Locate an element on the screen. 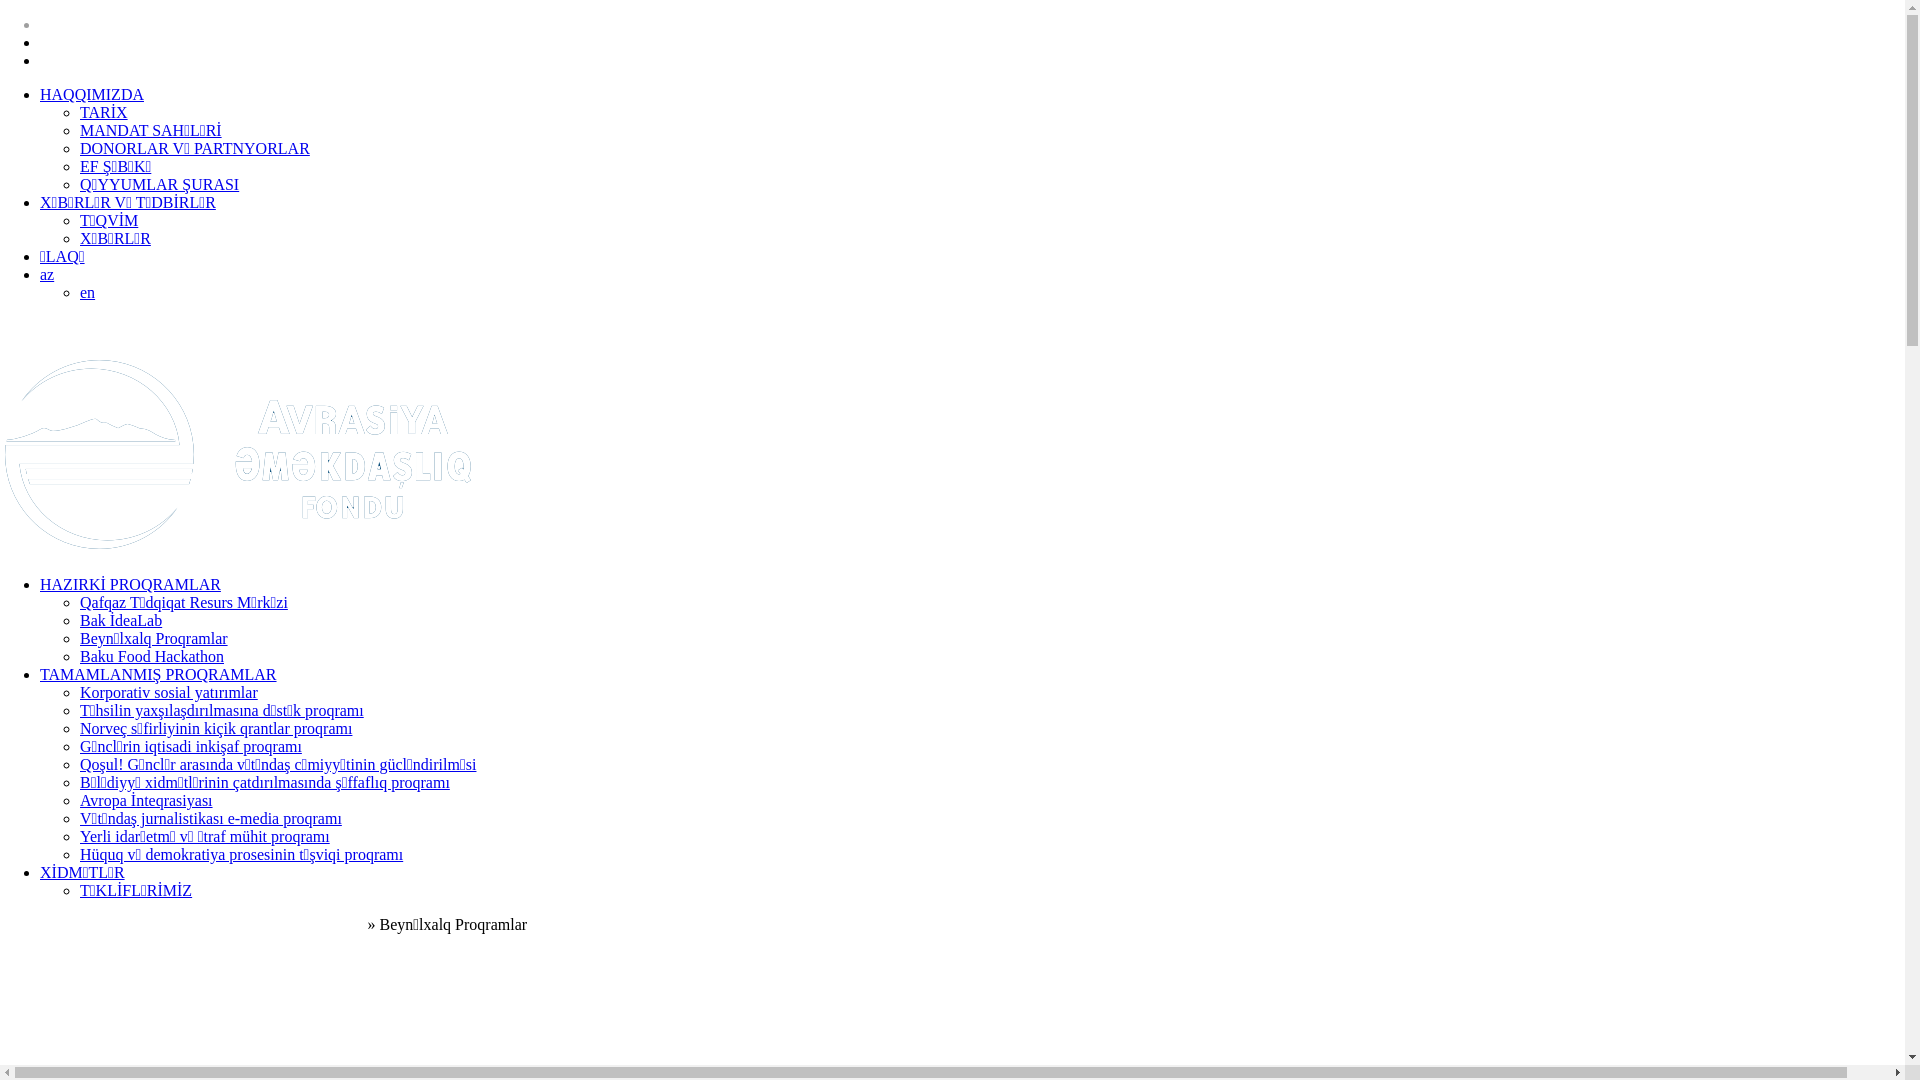  'HAQQIMIZDA' is located at coordinates (39, 94).